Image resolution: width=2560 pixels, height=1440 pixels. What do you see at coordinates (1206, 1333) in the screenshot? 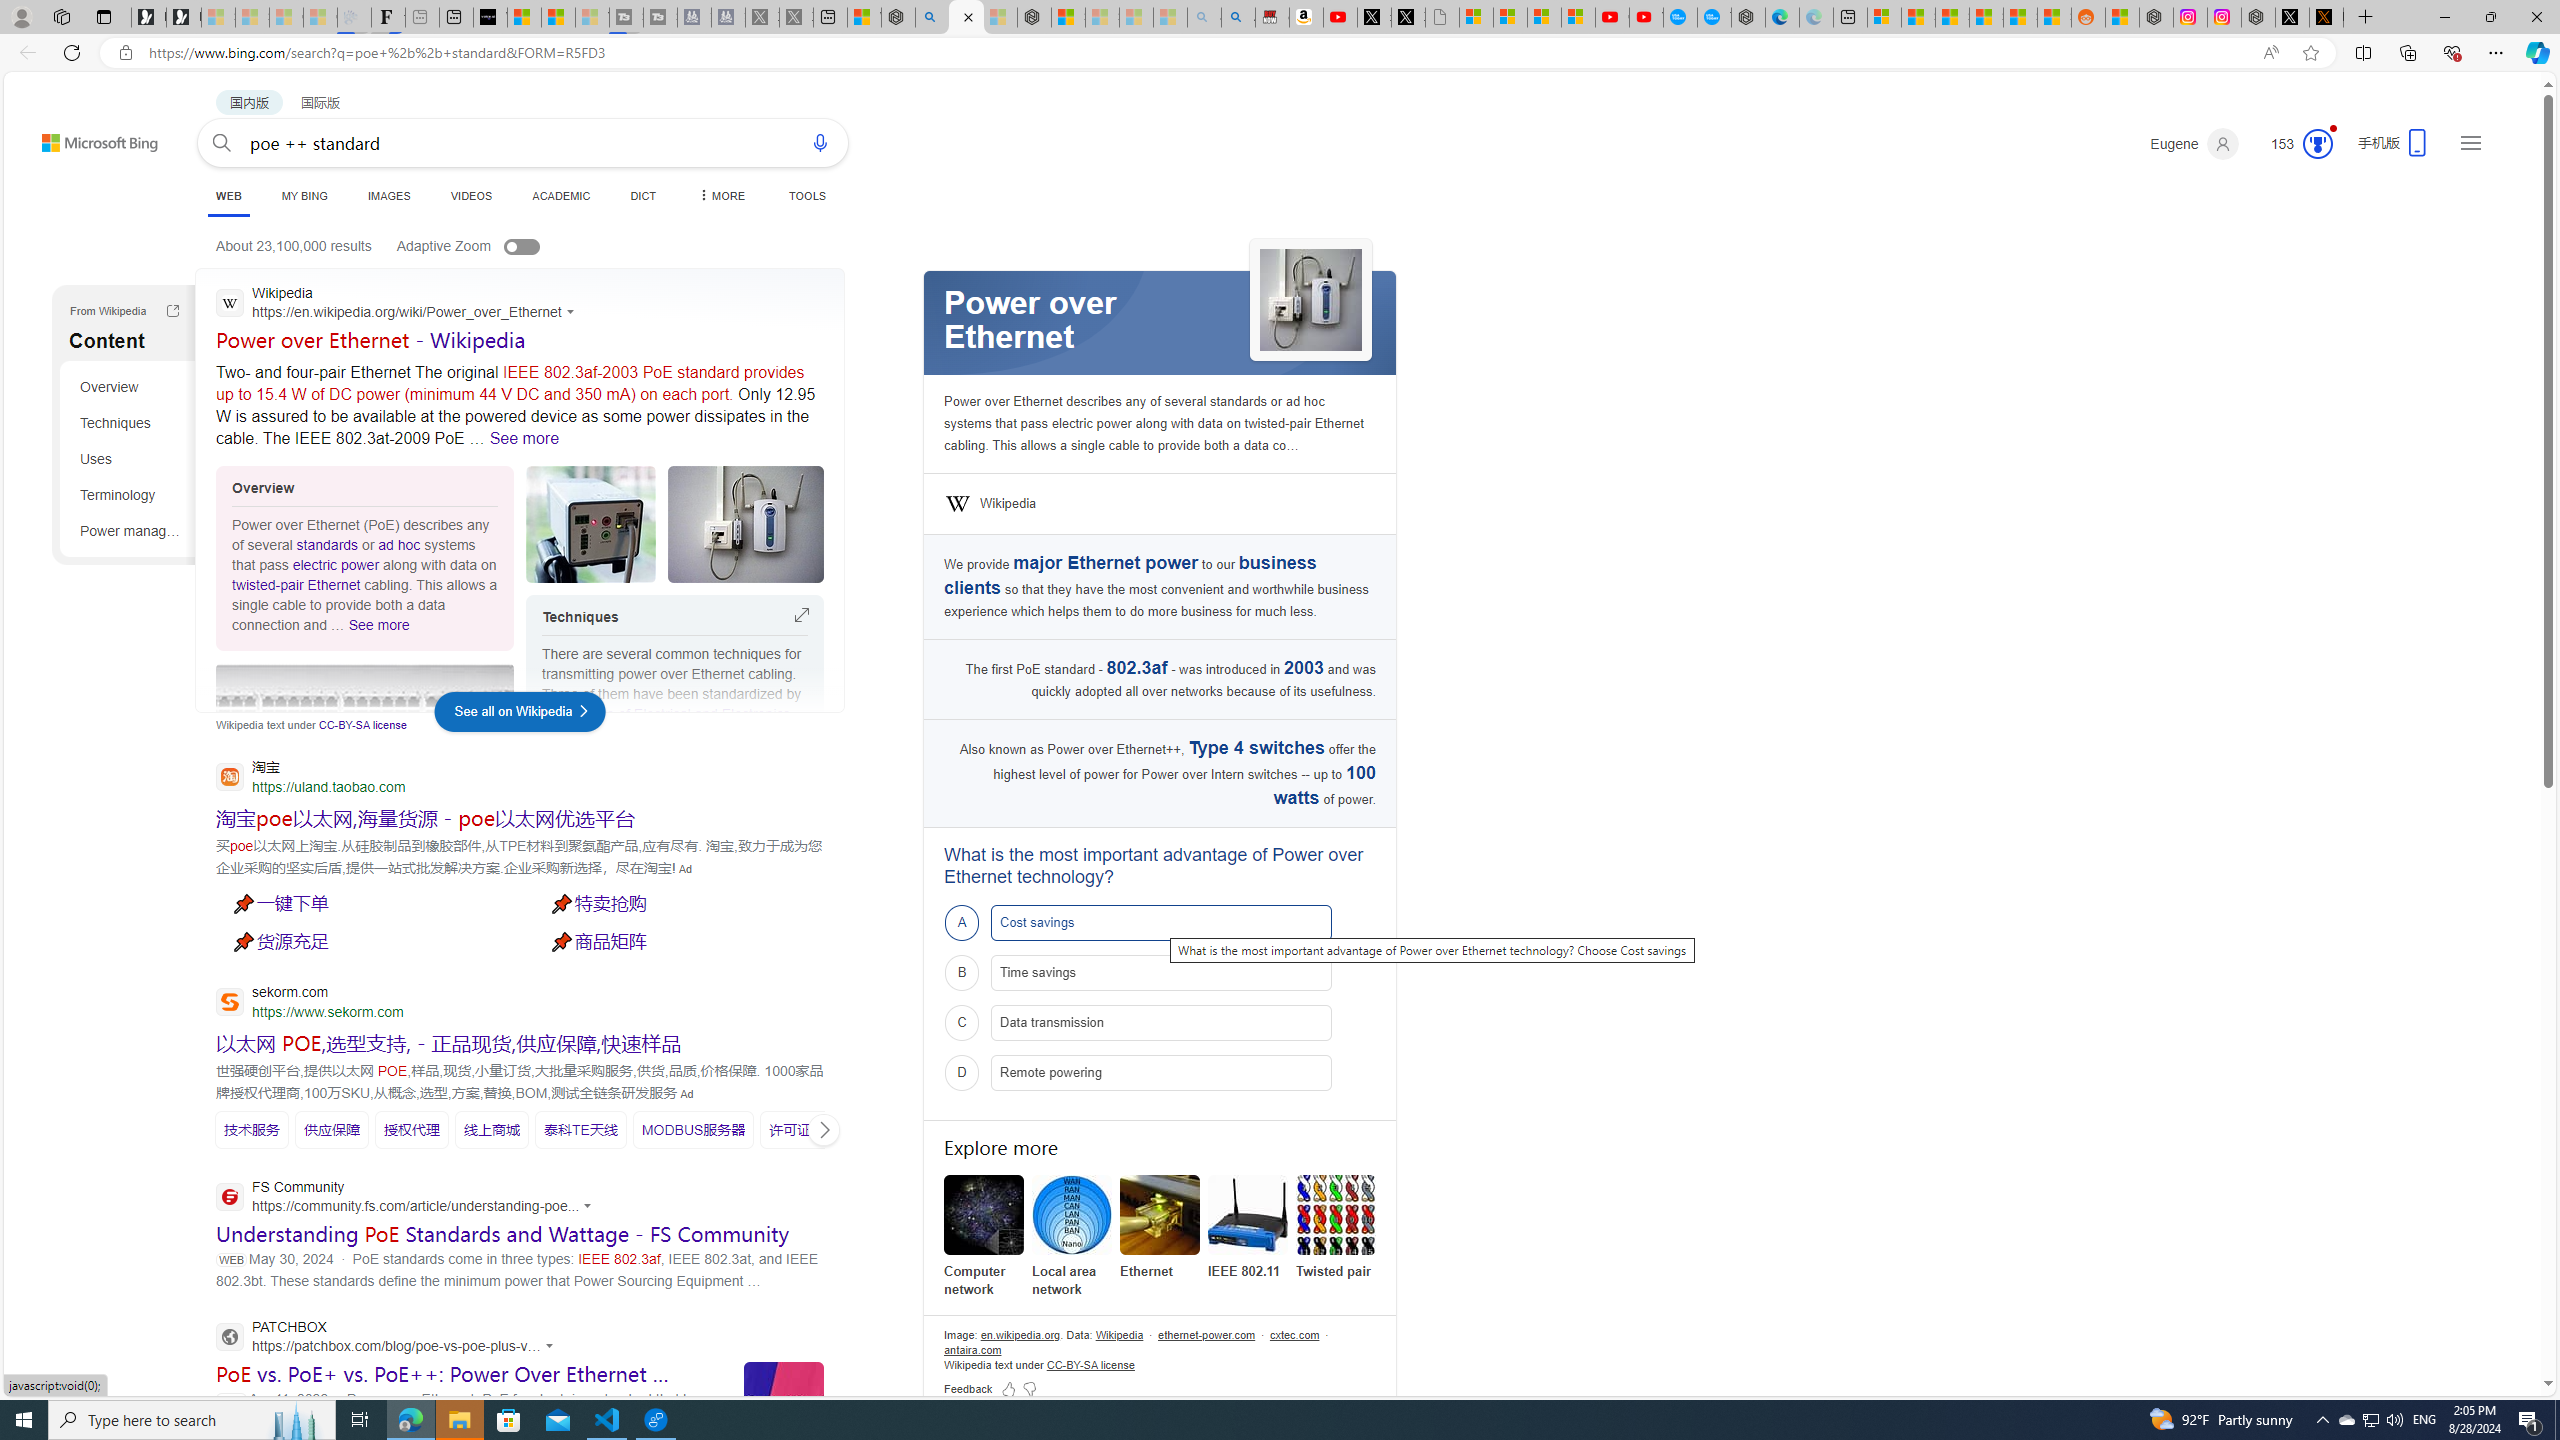
I see `'Data attribution ethernet-power.com'` at bounding box center [1206, 1333].